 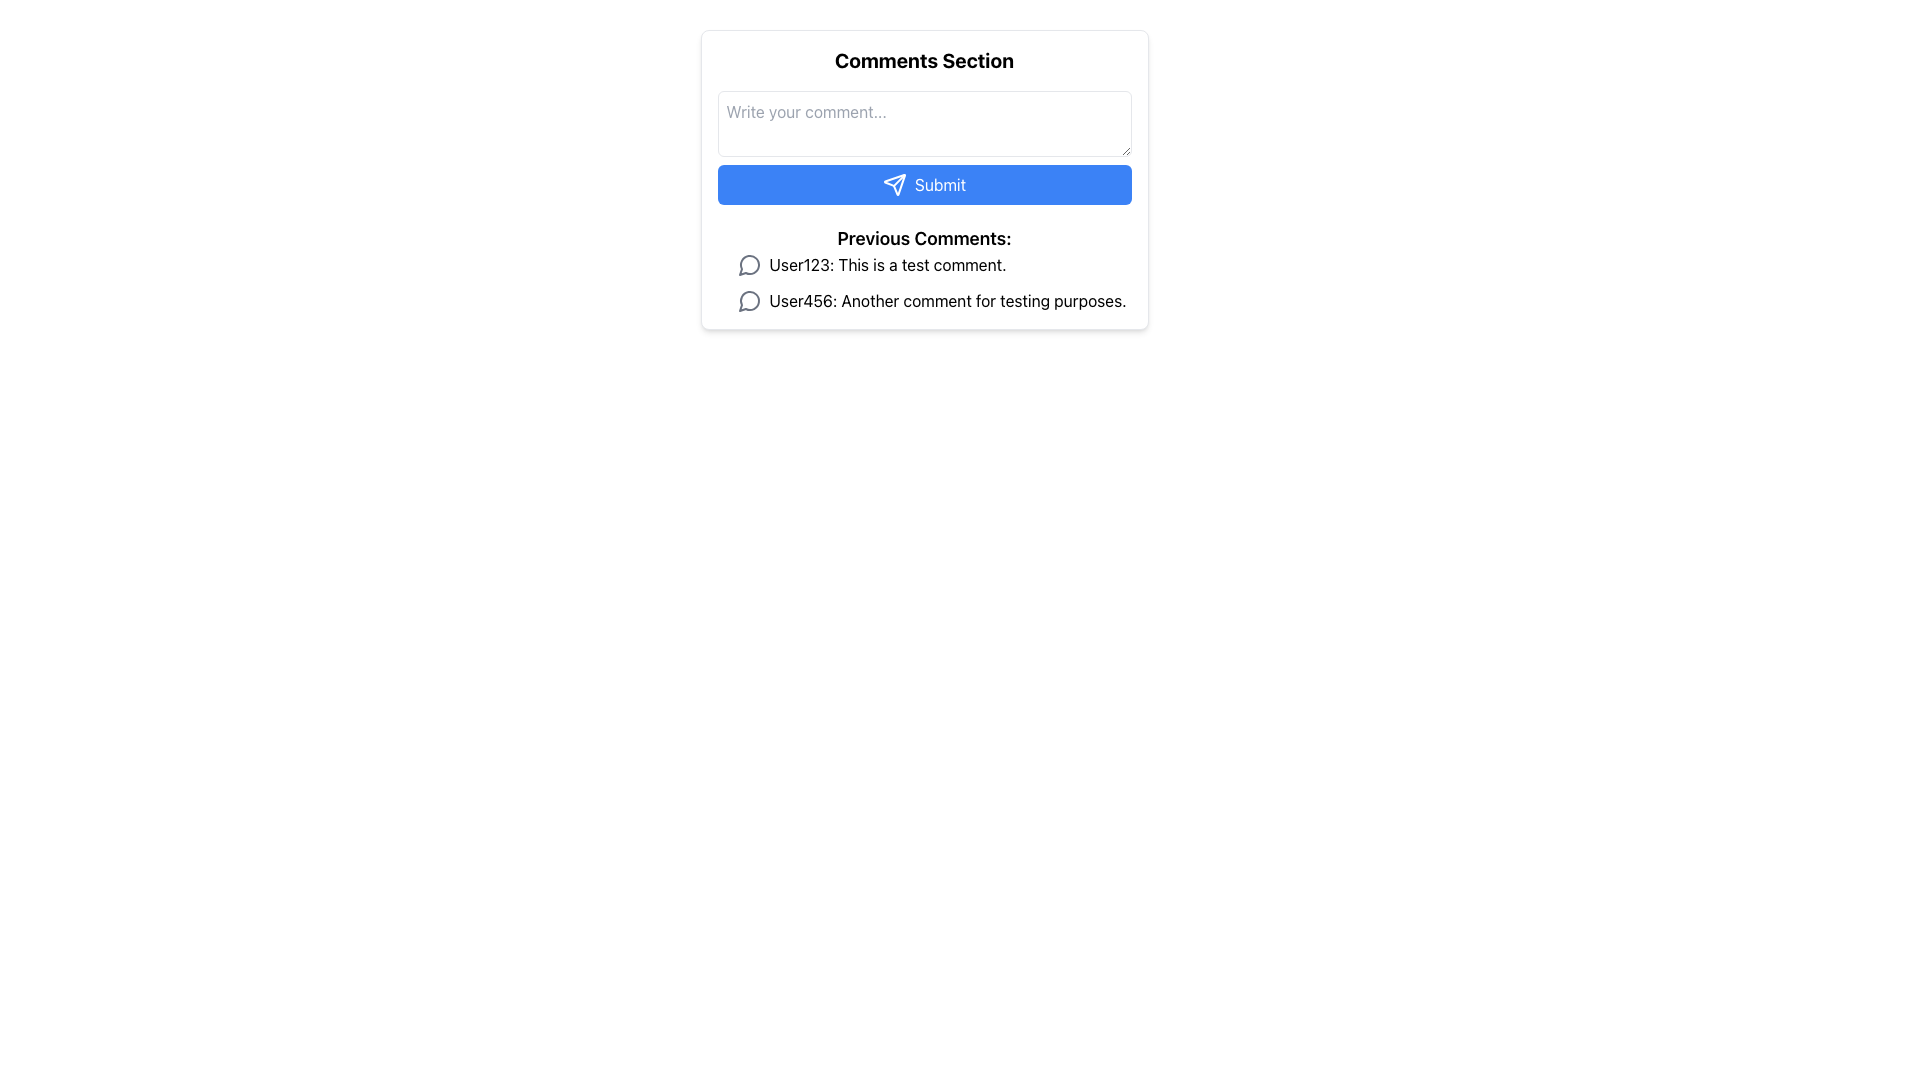 What do you see at coordinates (748, 264) in the screenshot?
I see `the circular outline-style speech bubble icon located at the beginning of the comment entry displaying 'User123: This is a test comment.'` at bounding box center [748, 264].